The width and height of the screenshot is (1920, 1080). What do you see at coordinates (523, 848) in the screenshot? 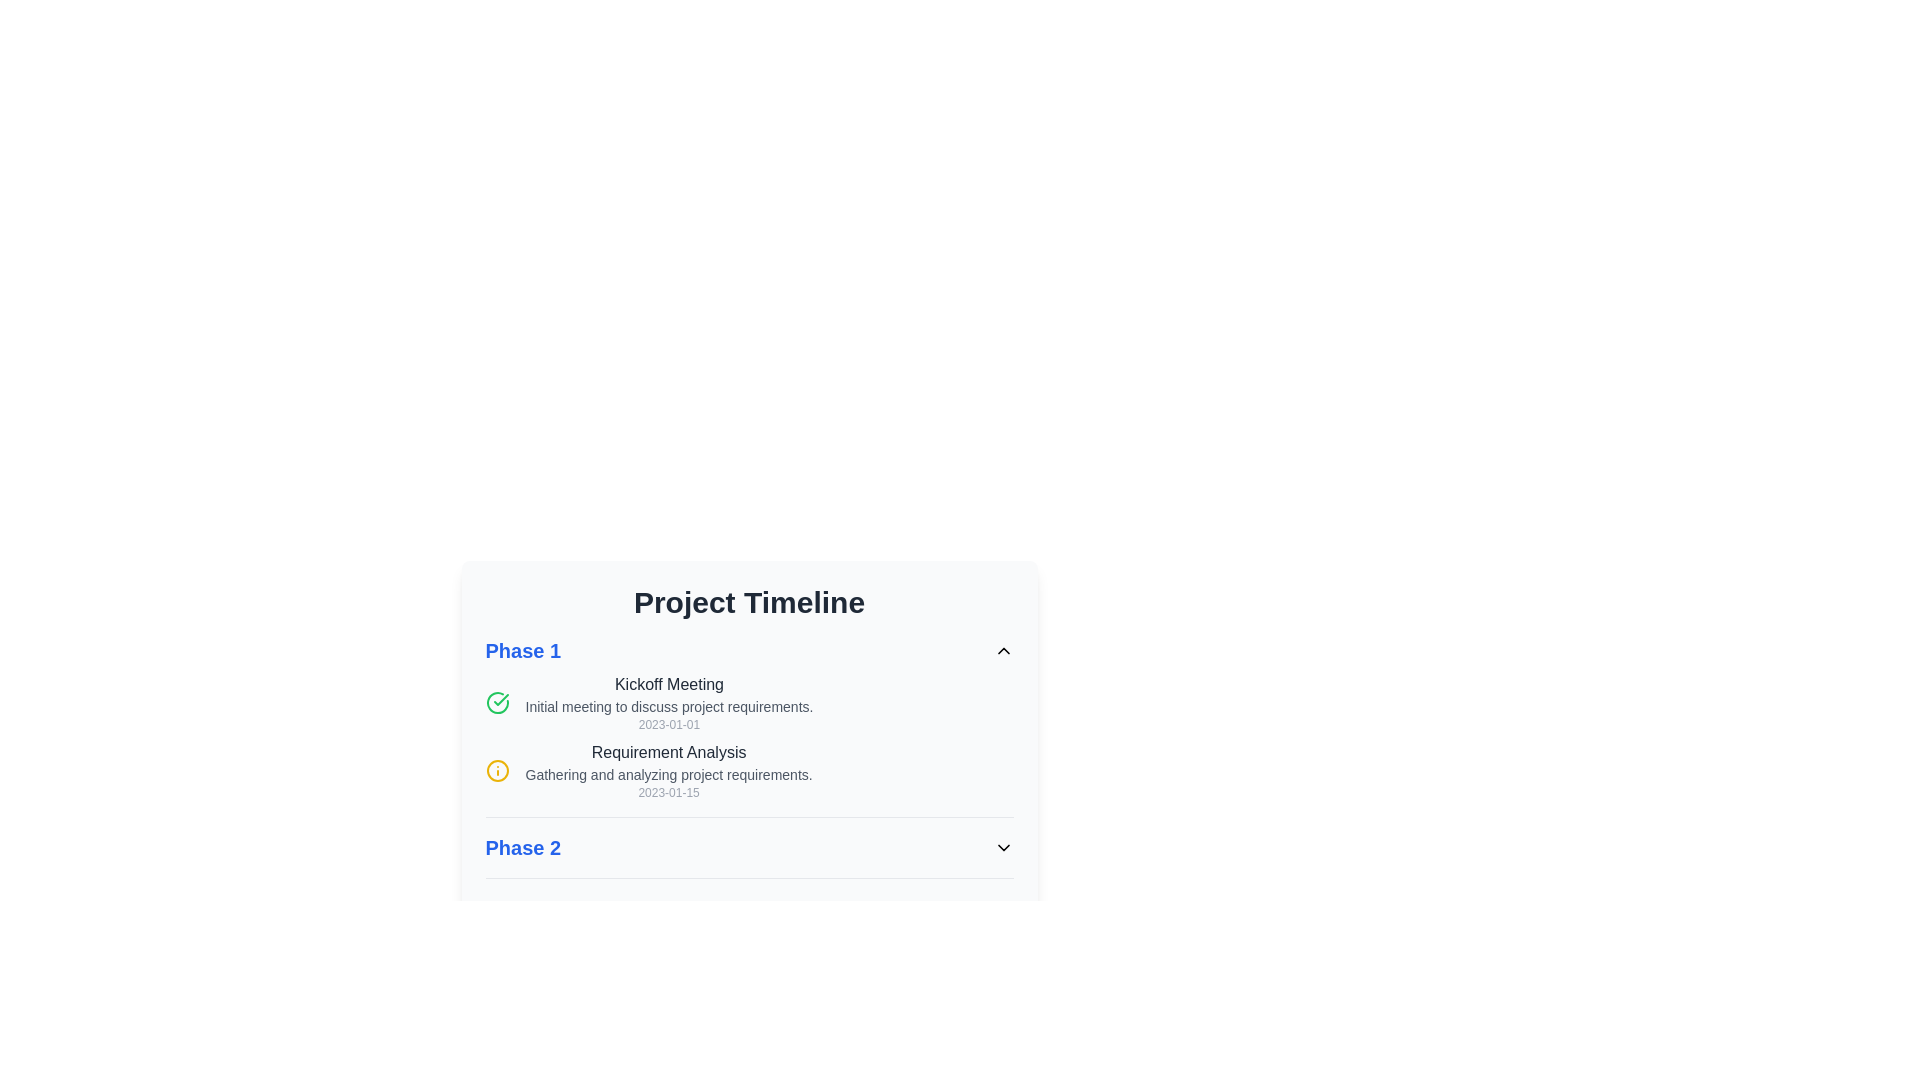
I see `the text label reading 'Phase 2' styled in a bold, extra-large font with a blue color, located below the 'Phase 1' heading in the 'Project Timeline' section` at bounding box center [523, 848].